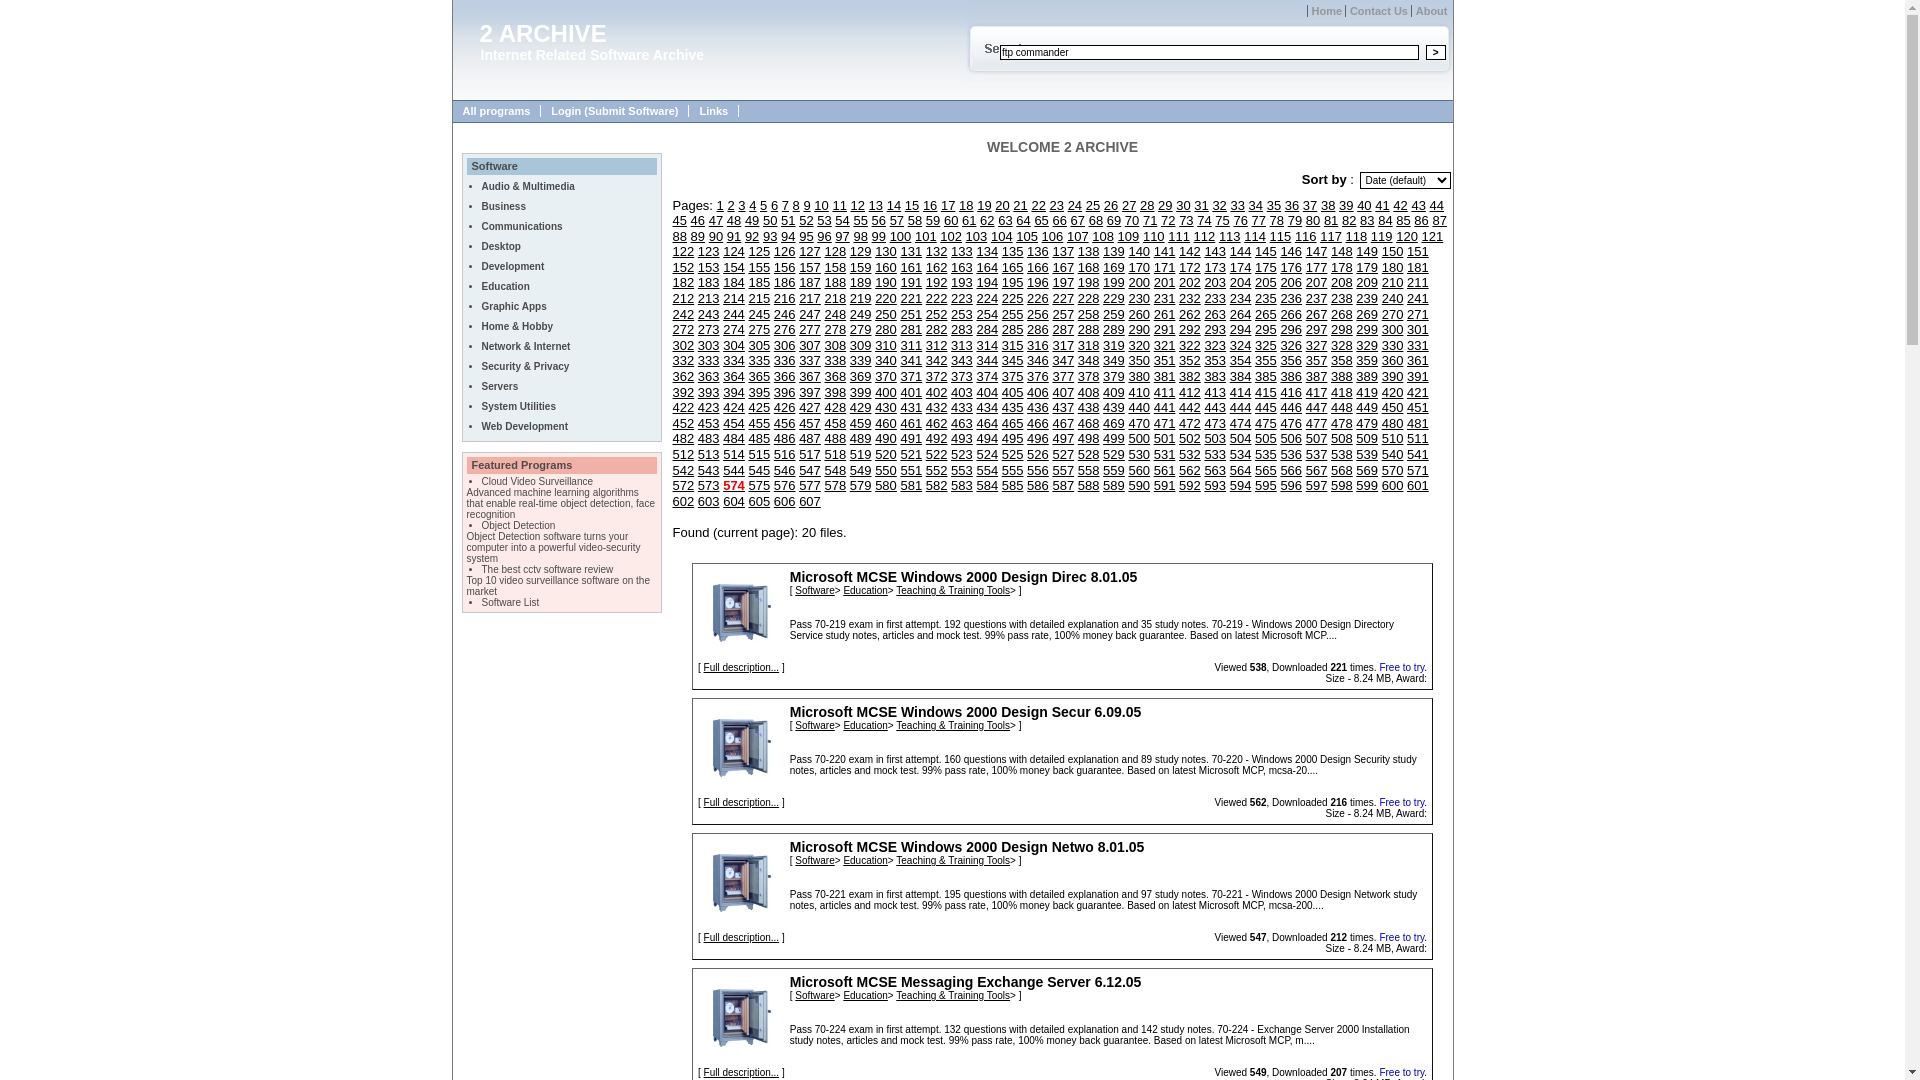 This screenshot has height=1080, width=1920. Describe the element at coordinates (835, 328) in the screenshot. I see `'278'` at that location.